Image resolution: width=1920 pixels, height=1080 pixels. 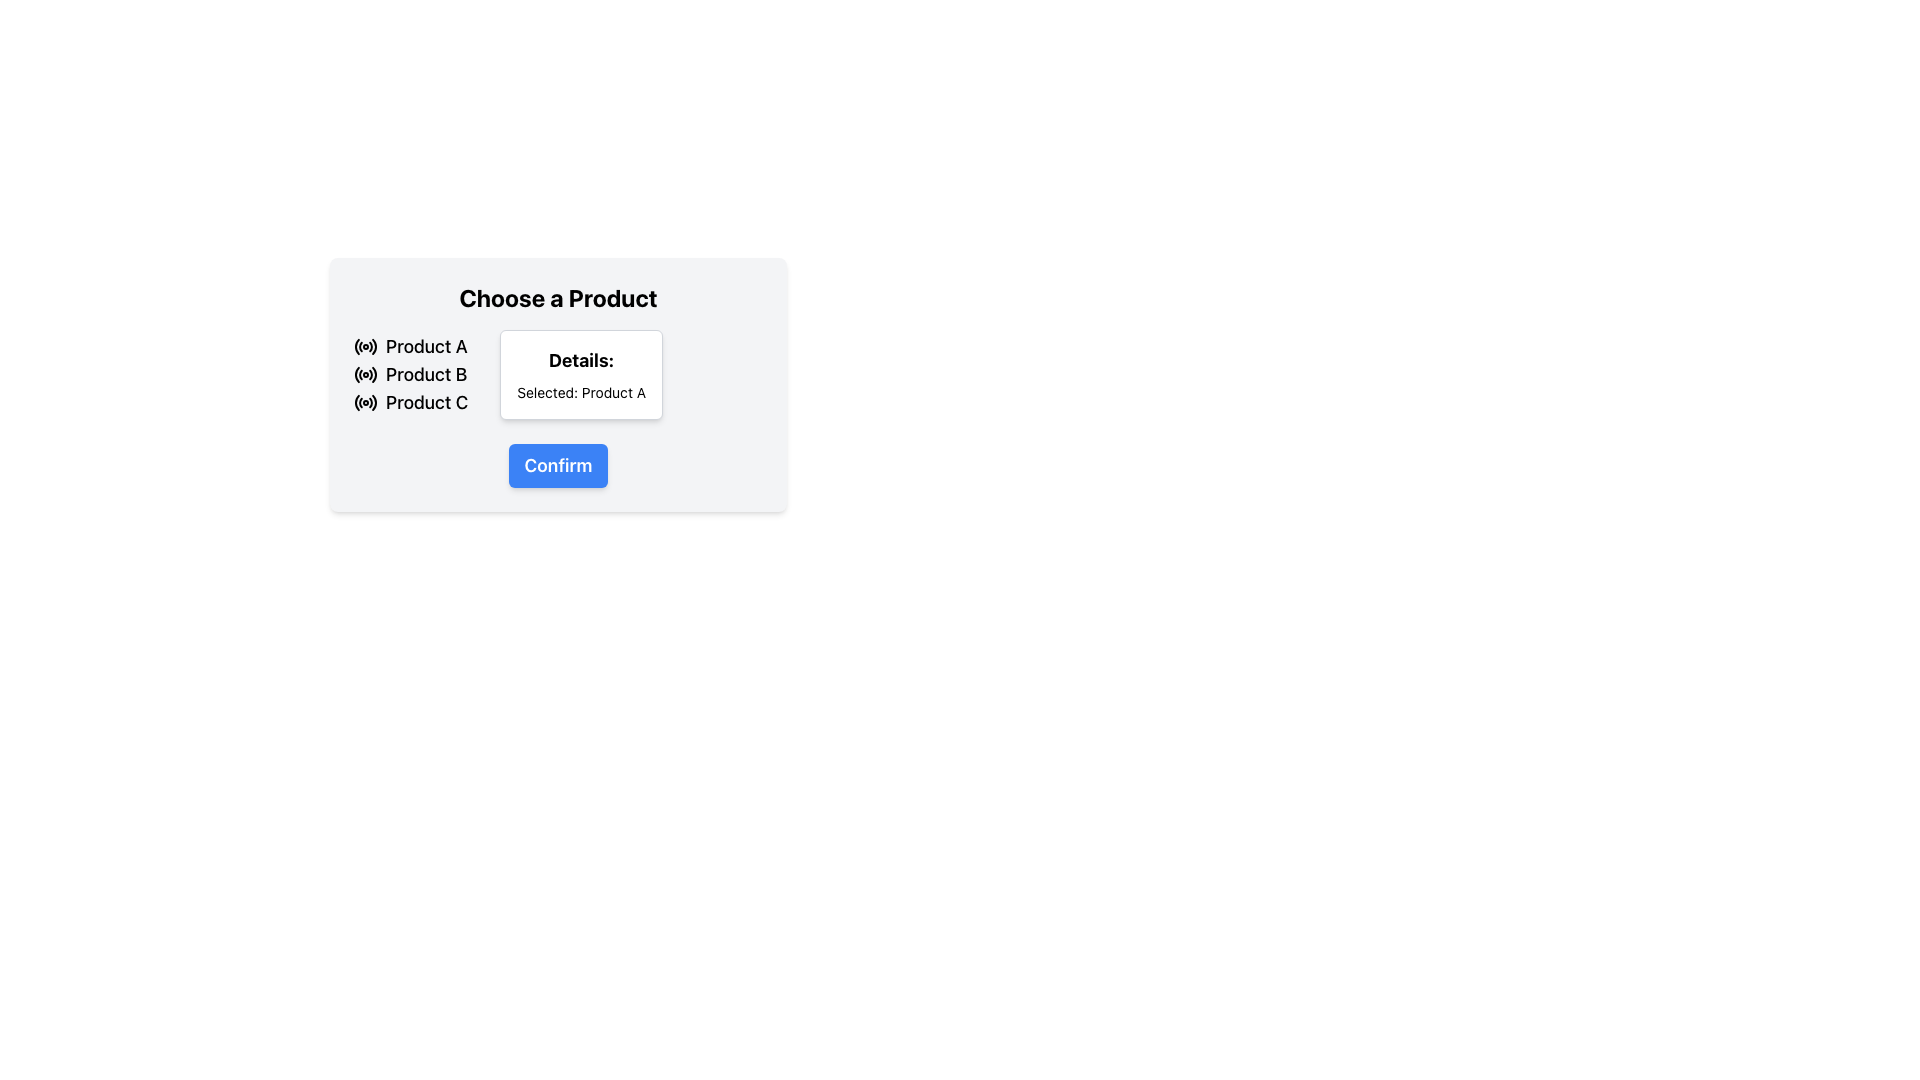 I want to click on the radio button for 'Product C', so click(x=365, y=402).